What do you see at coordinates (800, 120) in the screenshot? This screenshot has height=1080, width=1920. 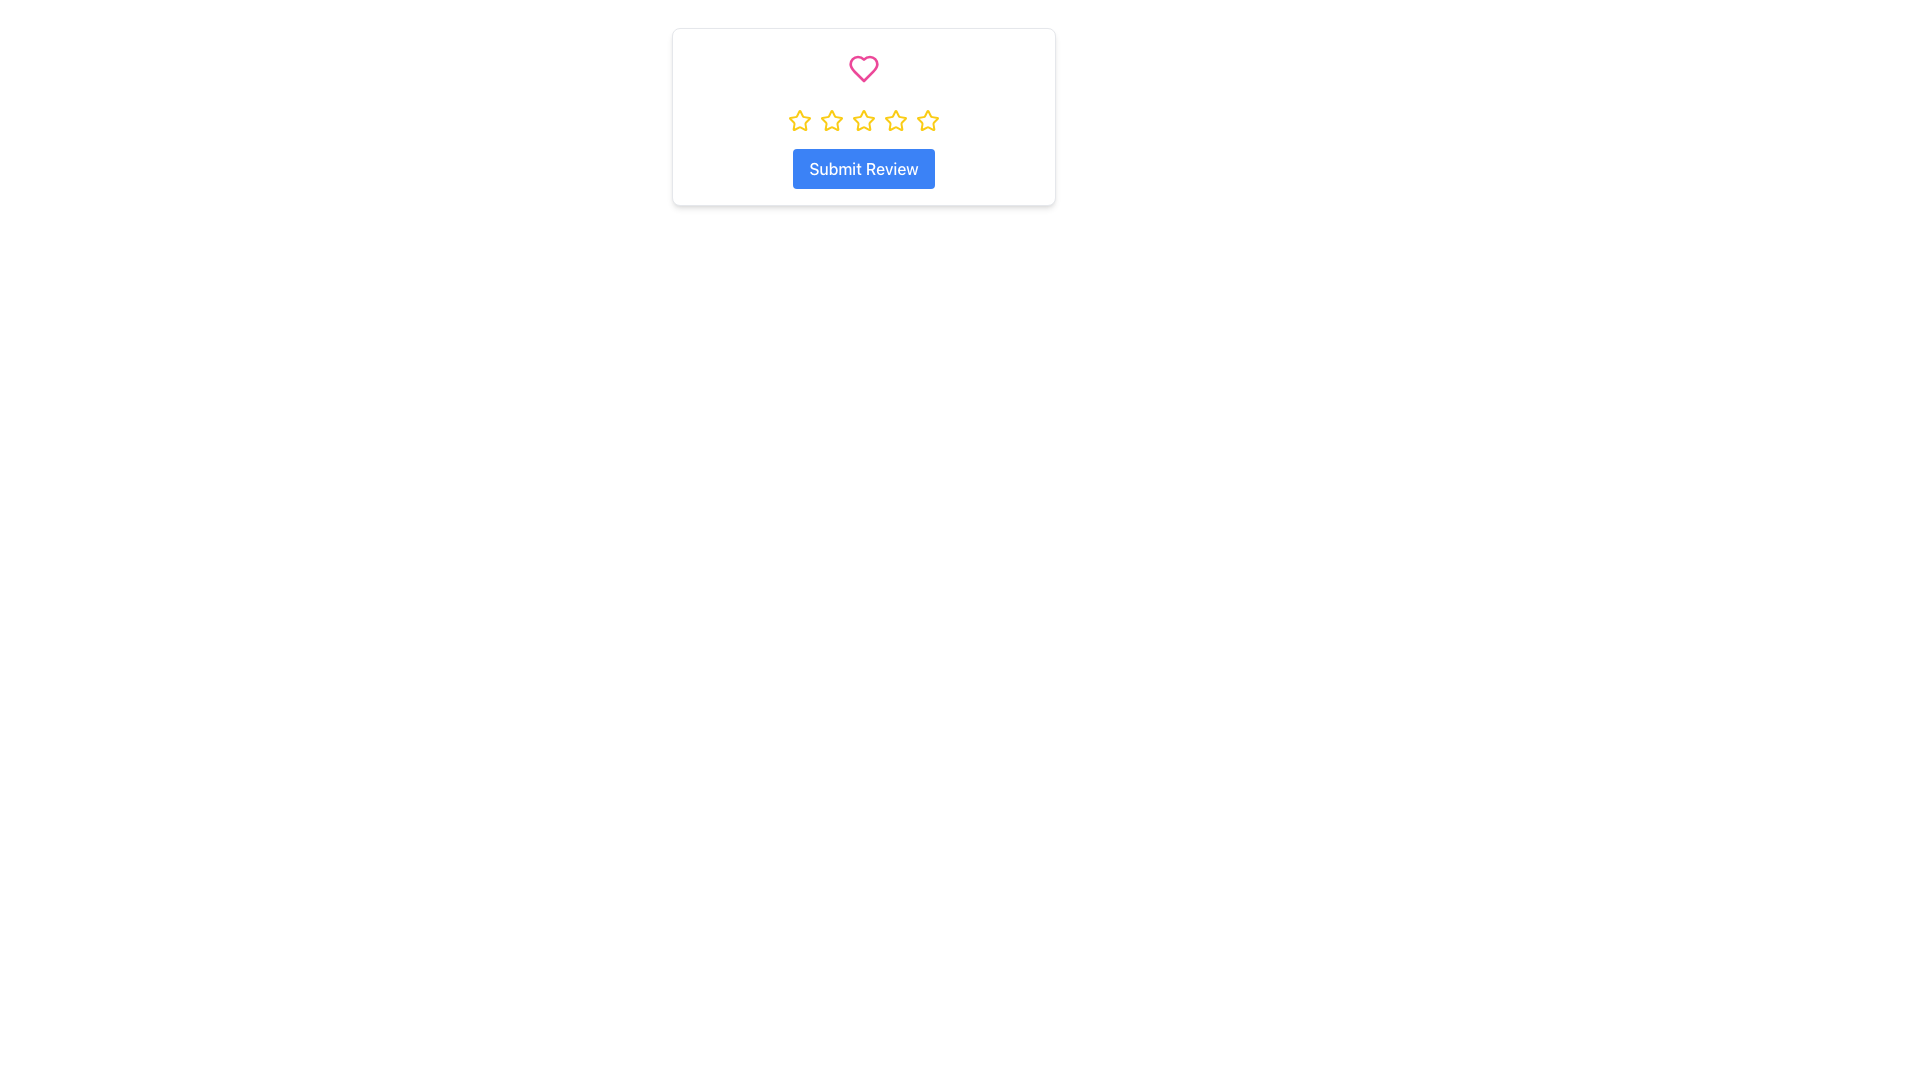 I see `the first star icon in the rating system` at bounding box center [800, 120].